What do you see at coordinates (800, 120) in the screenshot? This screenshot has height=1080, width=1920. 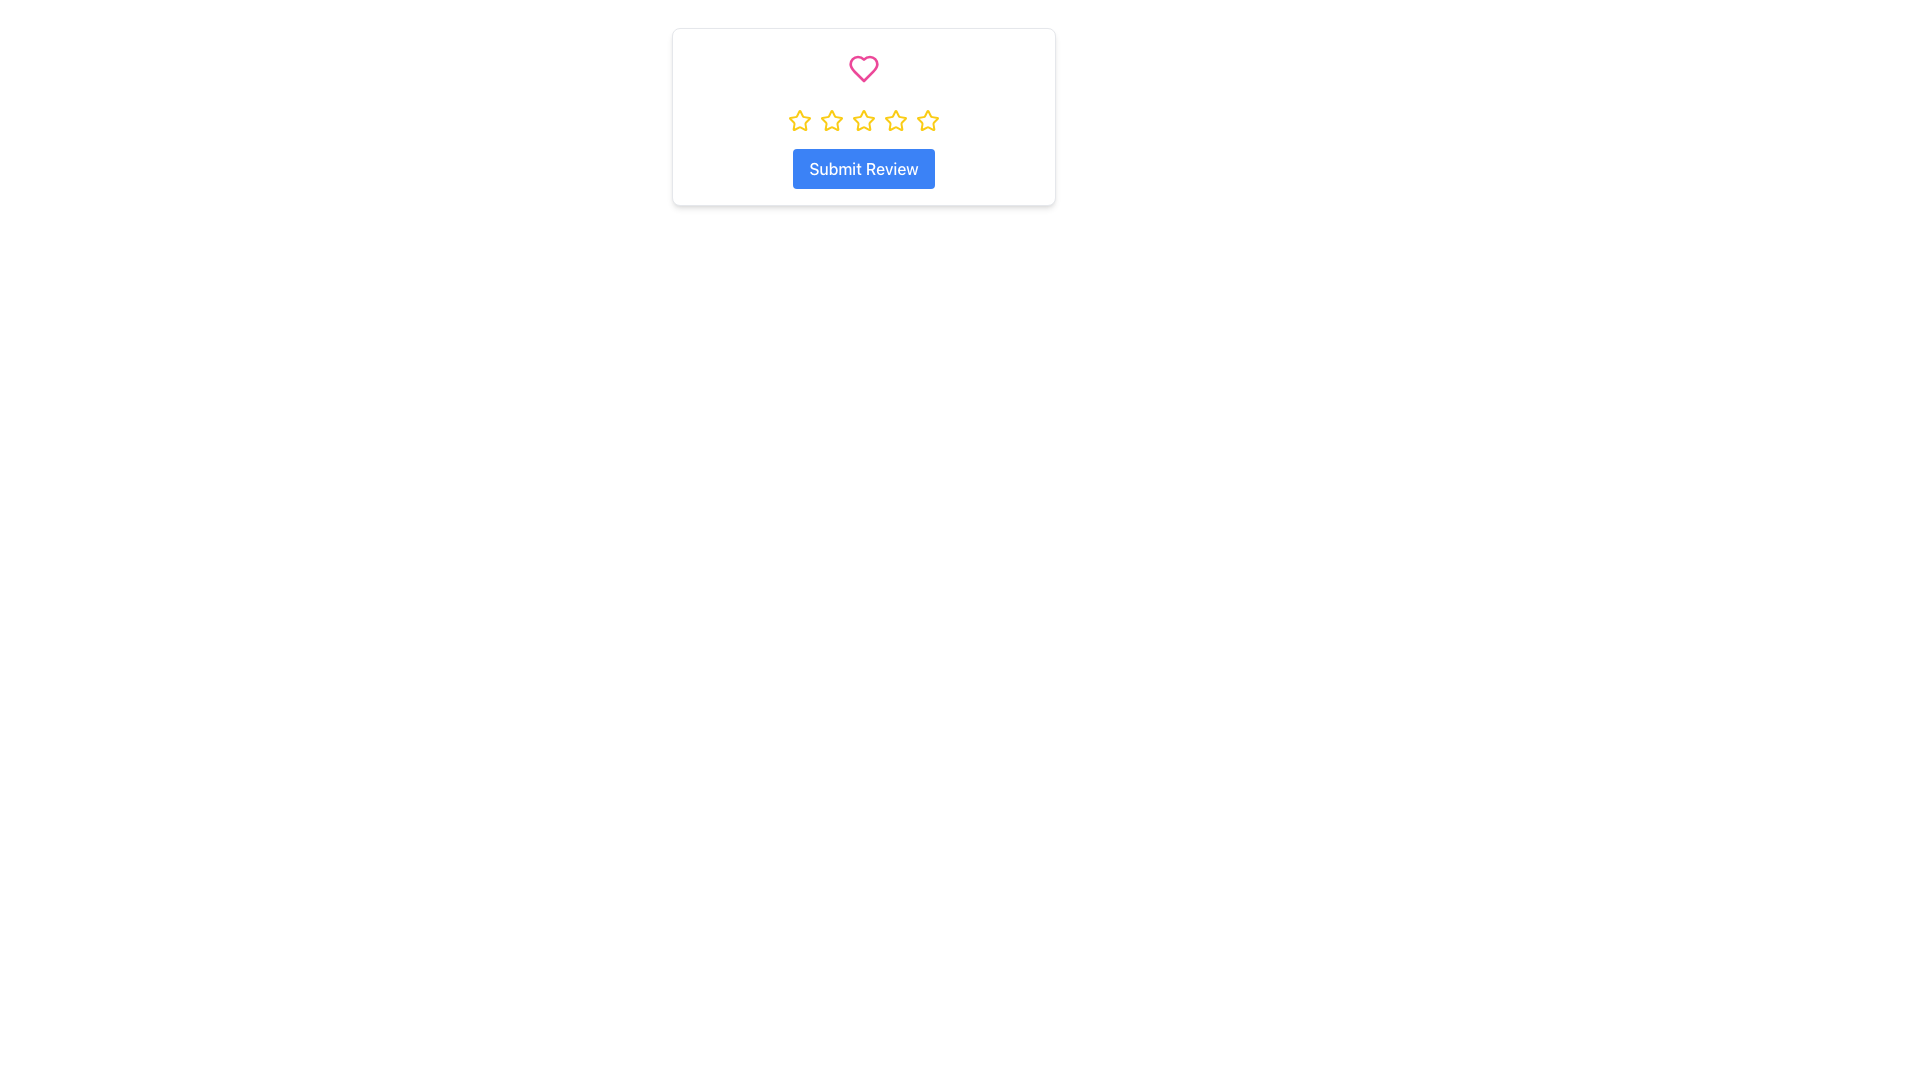 I see `the first star icon in the rating system` at bounding box center [800, 120].